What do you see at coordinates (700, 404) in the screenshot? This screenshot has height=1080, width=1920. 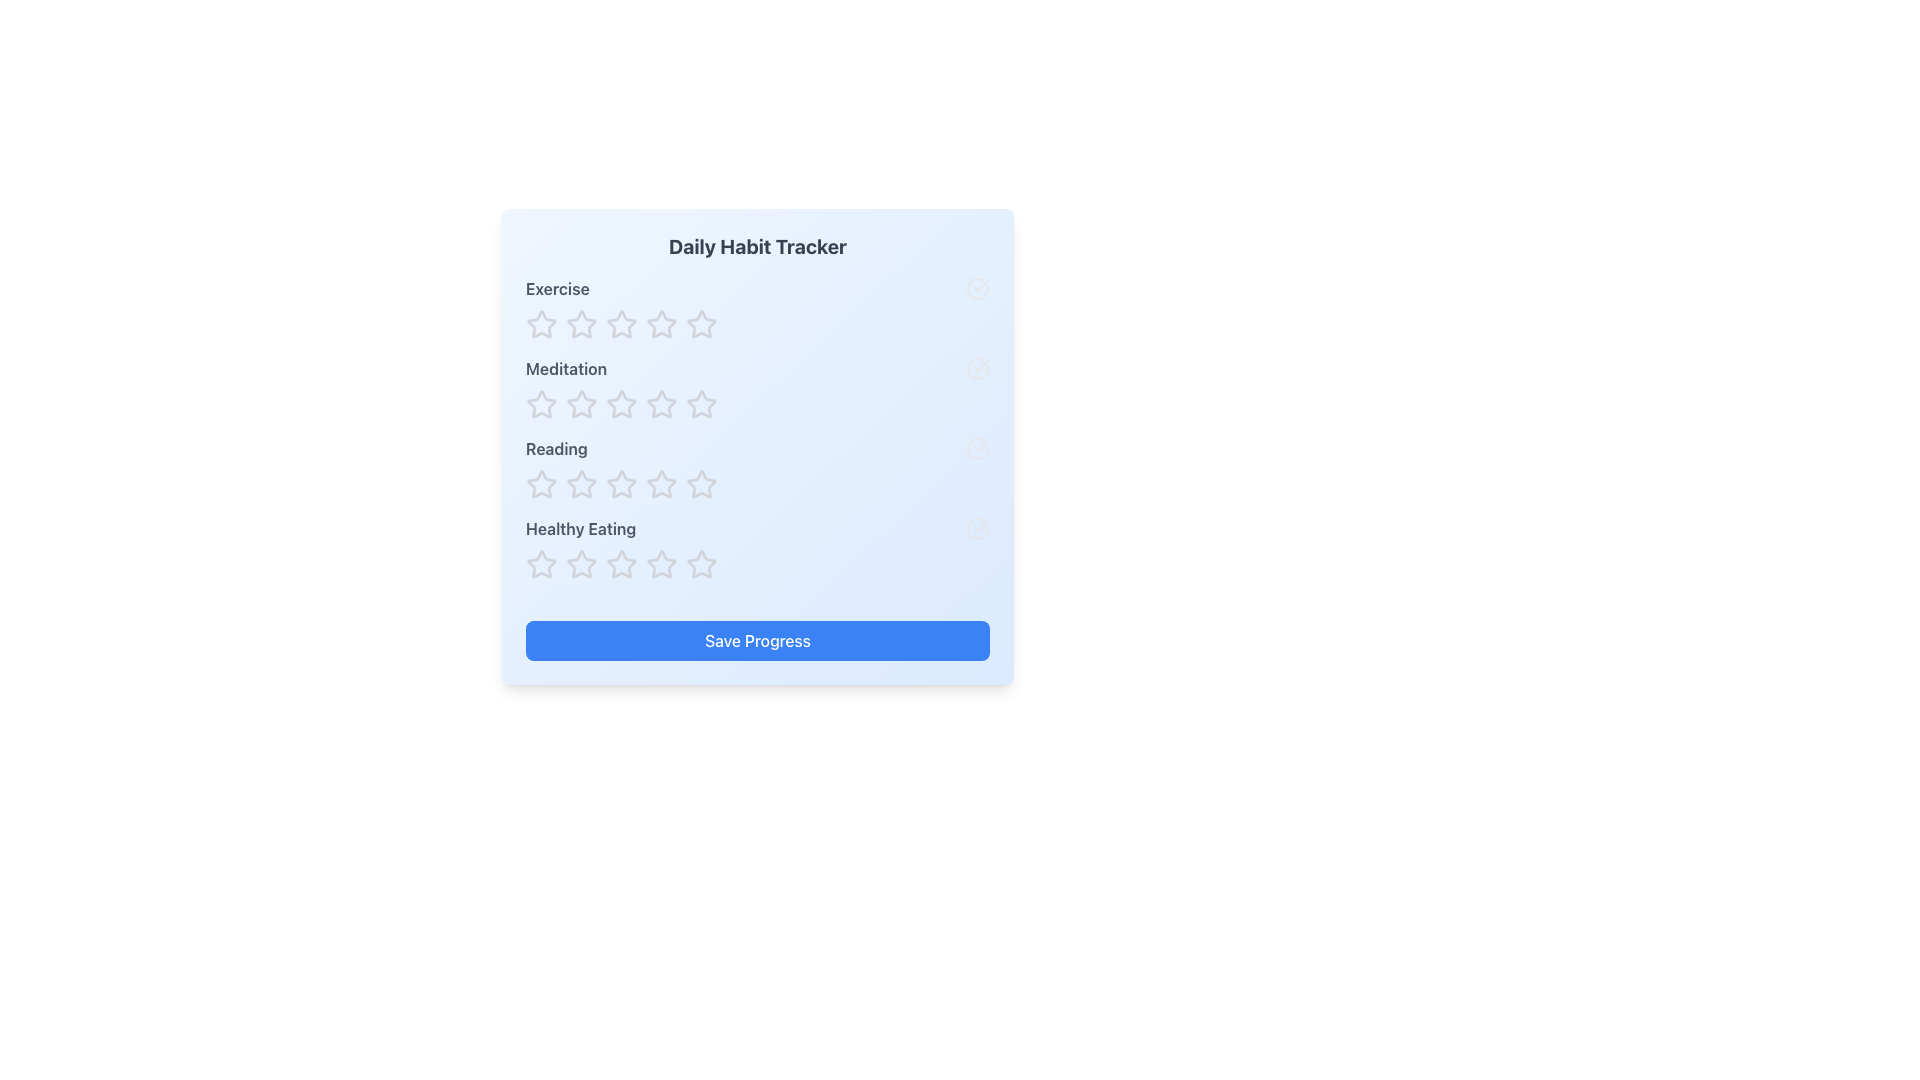 I see `the third hollow star icon in the 'Meditation' row of the 'Daily Habit Tracker' interface` at bounding box center [700, 404].